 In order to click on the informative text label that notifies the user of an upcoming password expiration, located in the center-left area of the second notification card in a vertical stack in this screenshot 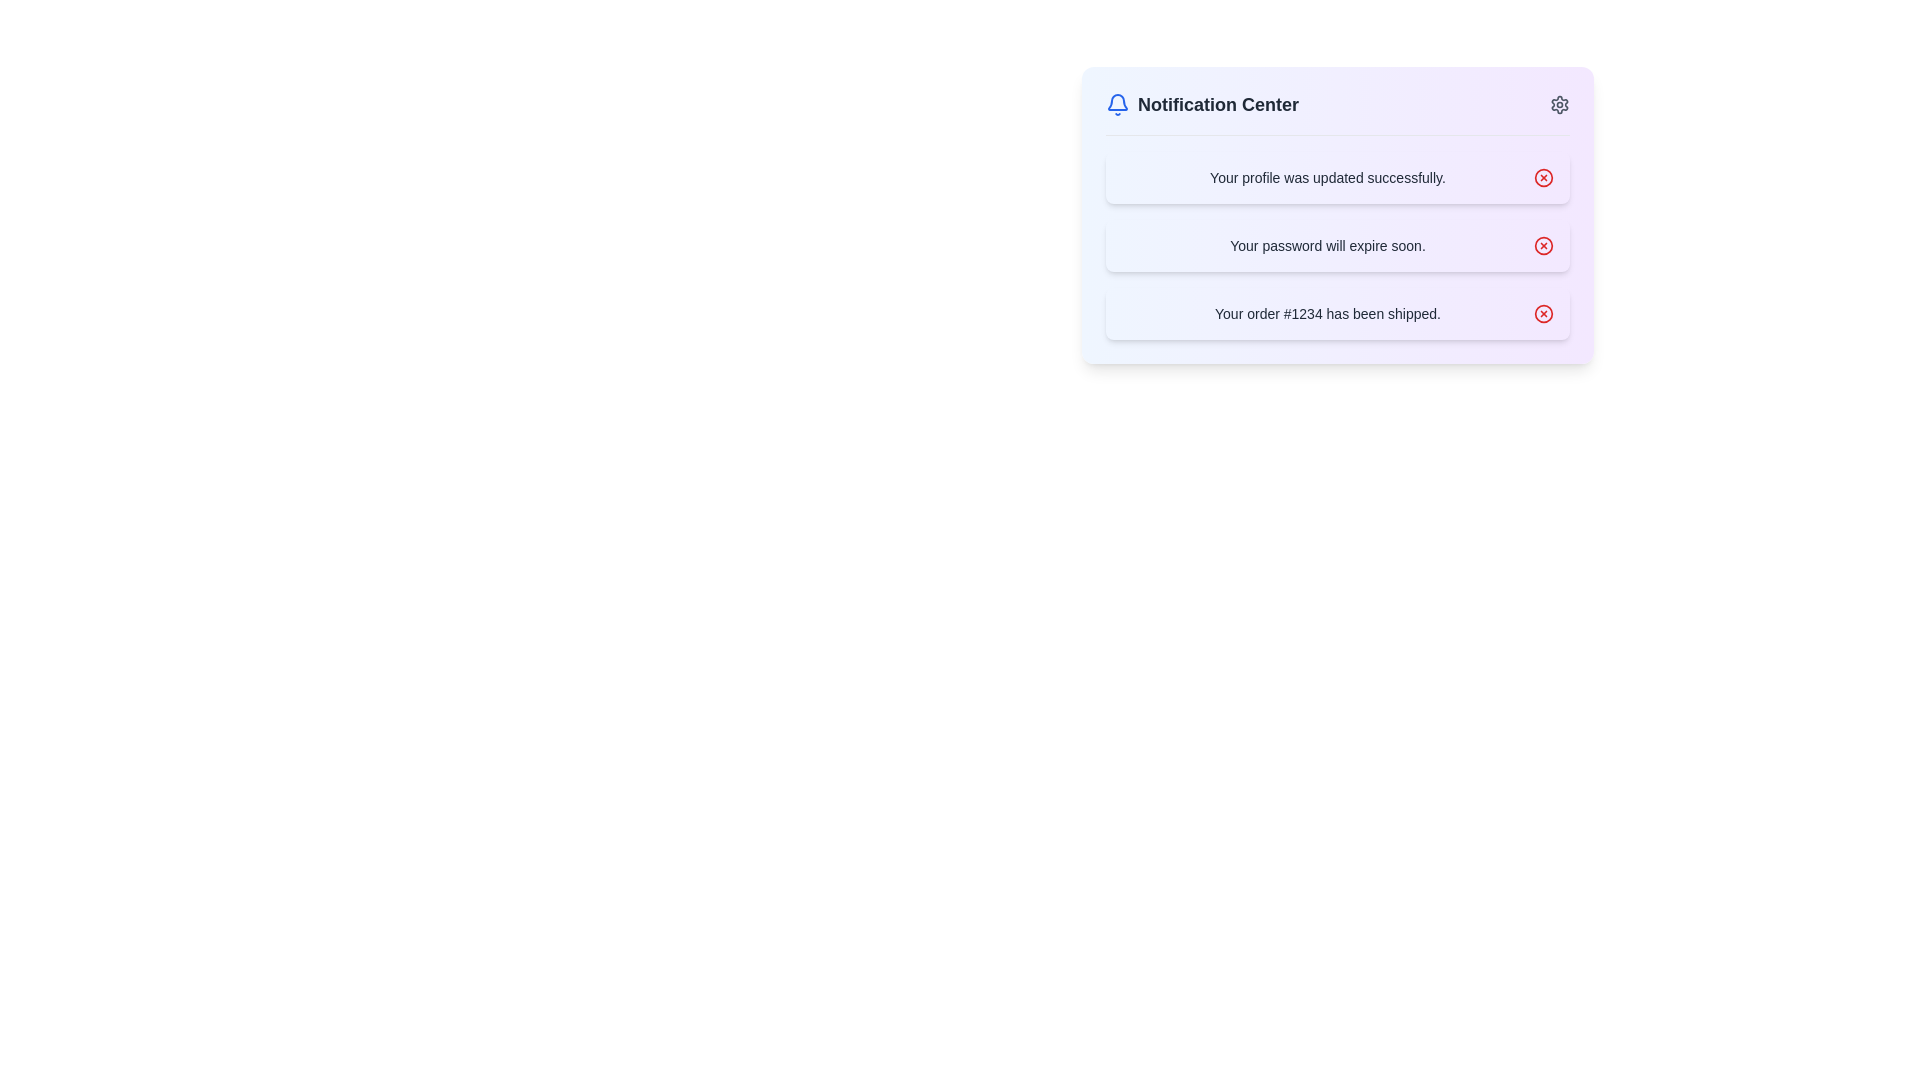, I will do `click(1328, 245)`.